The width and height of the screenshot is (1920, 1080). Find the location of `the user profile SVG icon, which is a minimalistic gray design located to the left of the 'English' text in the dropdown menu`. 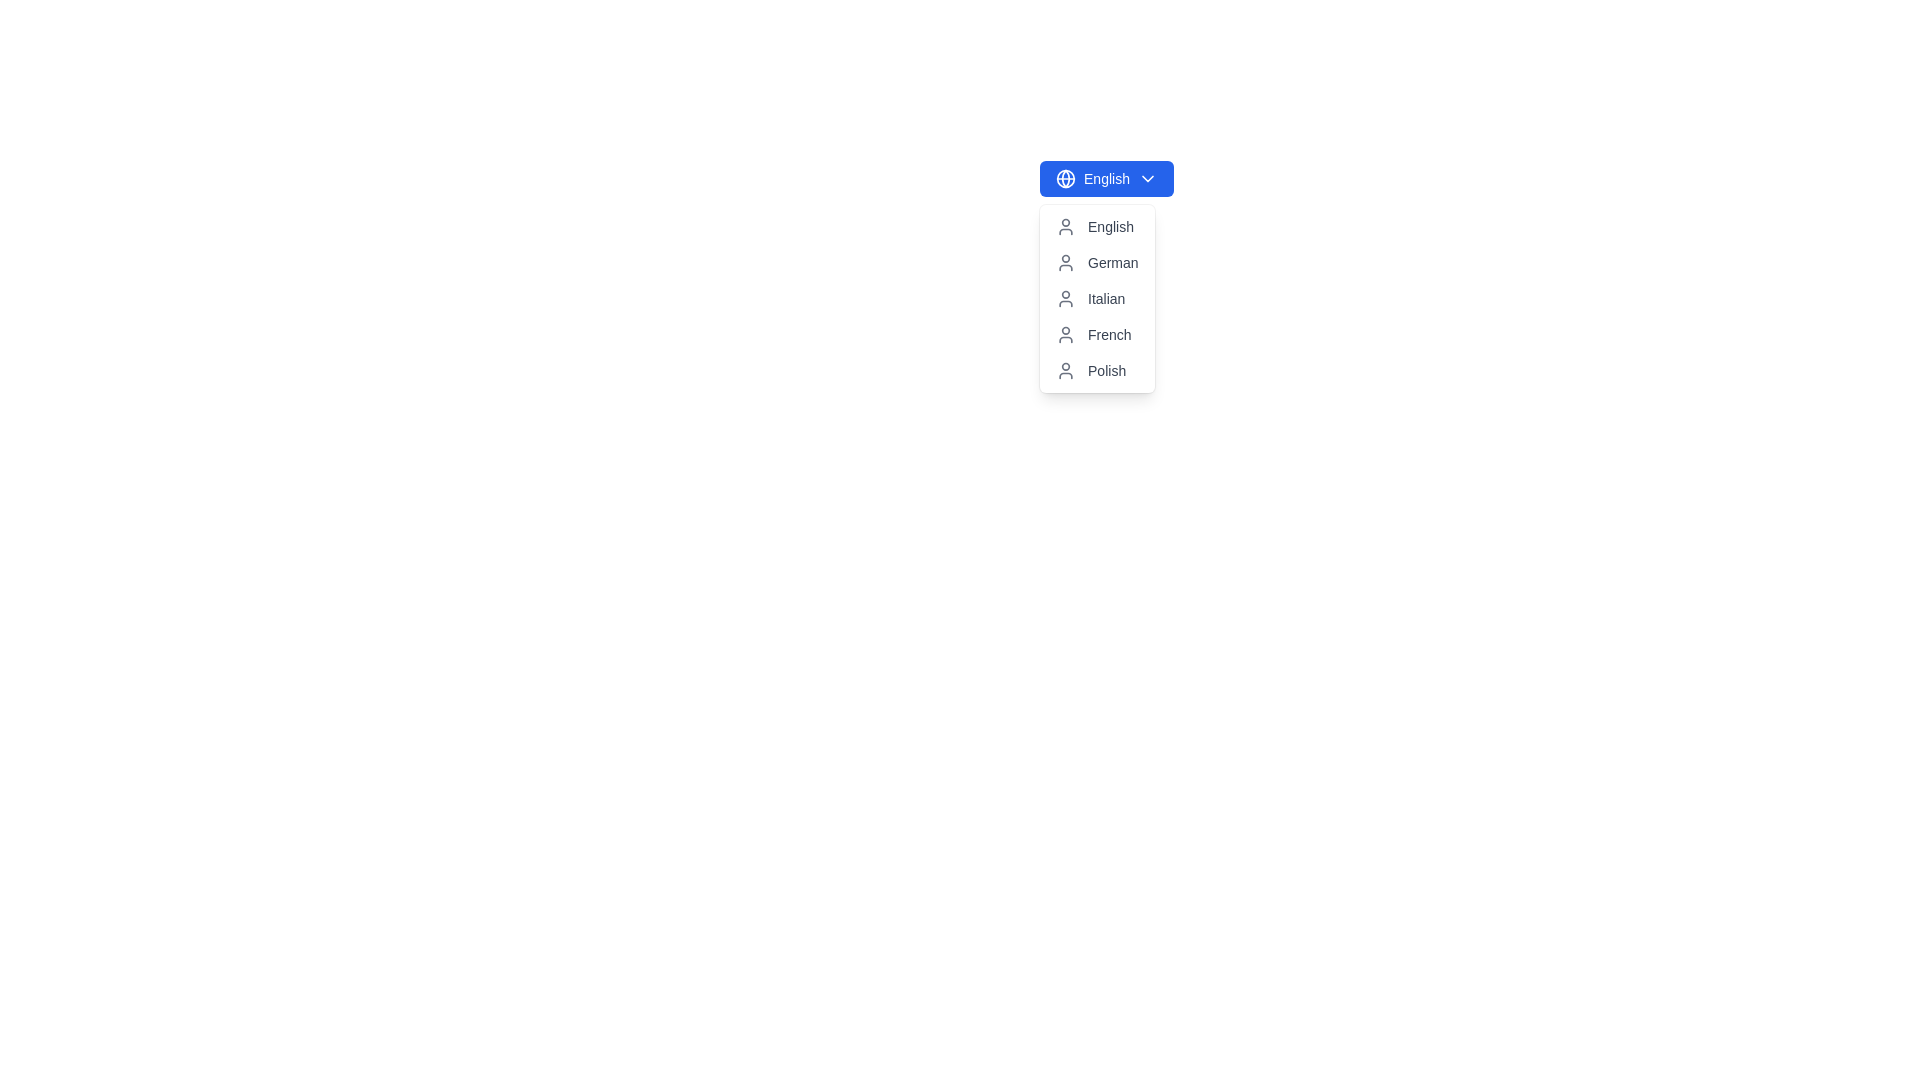

the user profile SVG icon, which is a minimalistic gray design located to the left of the 'English' text in the dropdown menu is located at coordinates (1064, 226).